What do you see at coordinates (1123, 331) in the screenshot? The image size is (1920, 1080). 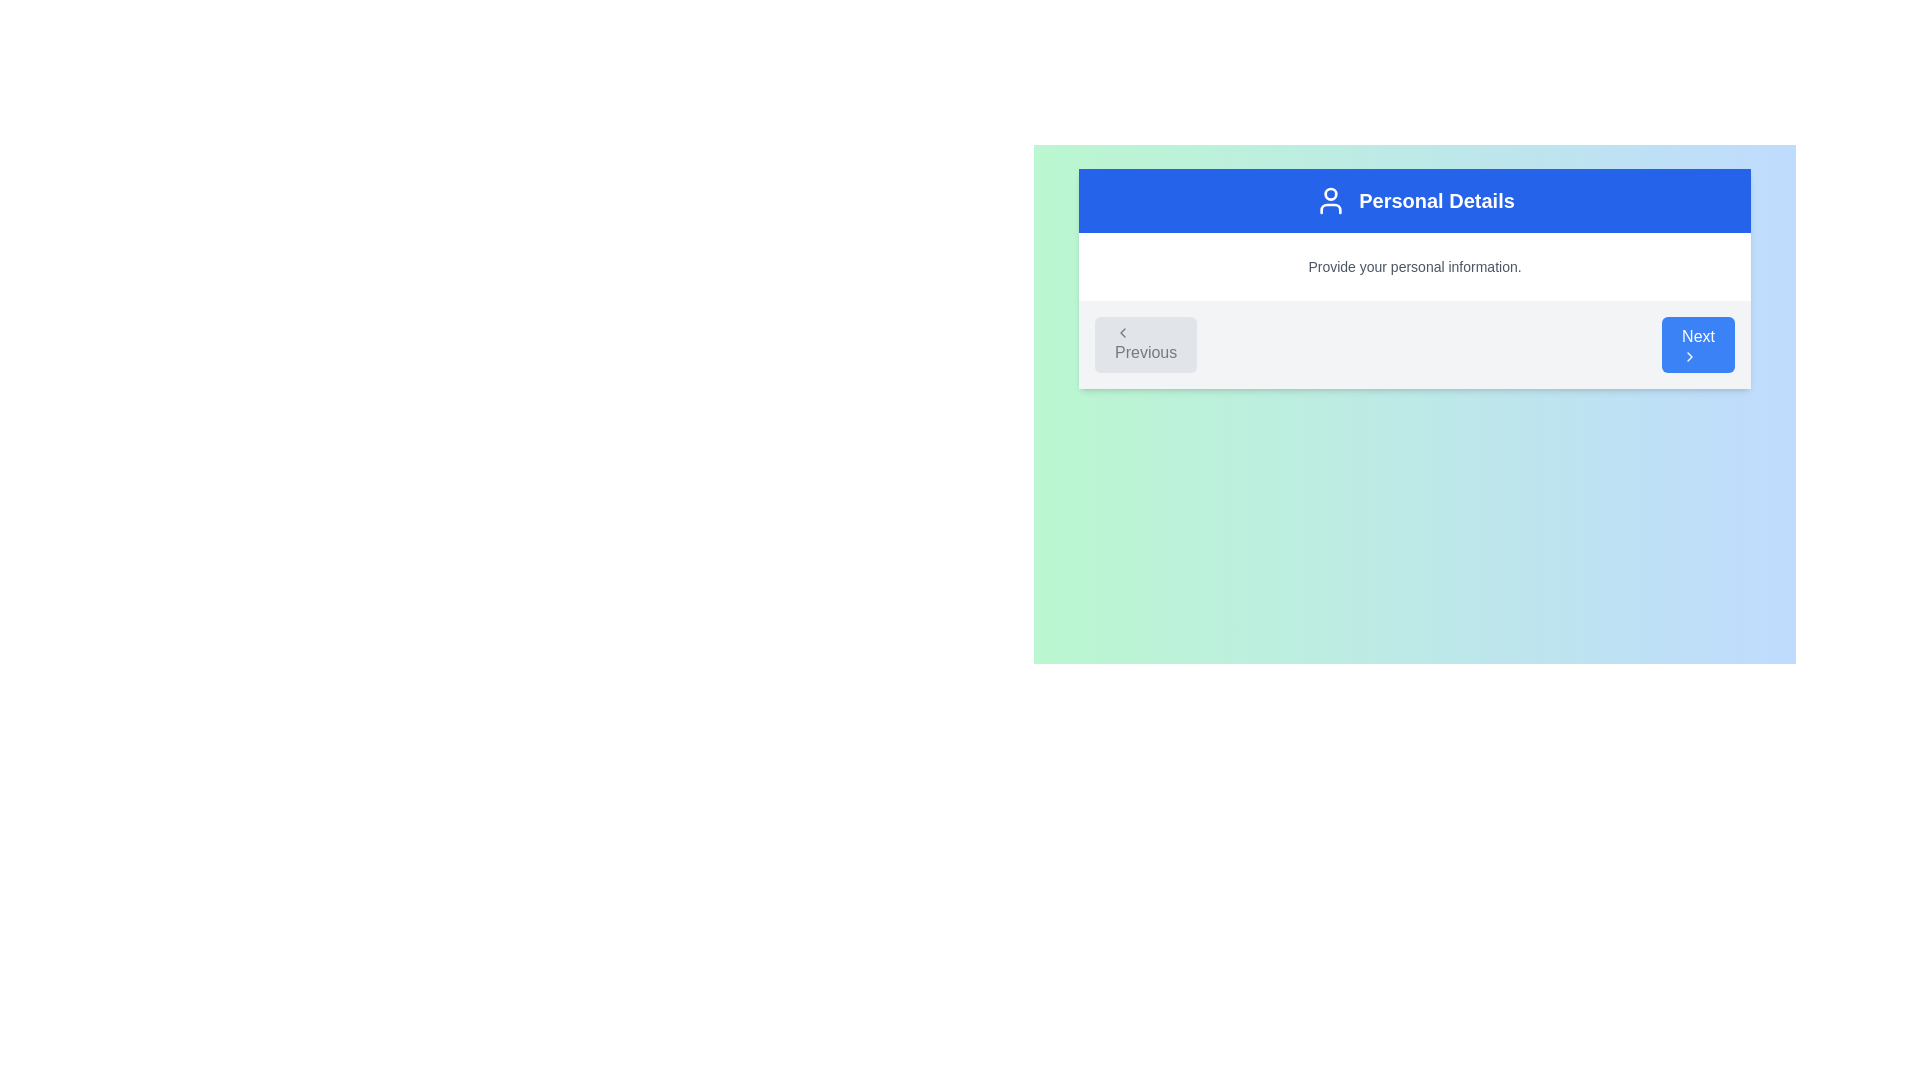 I see `the left-facing chevron arrow icon within the 'Previous' button located in the bottom-left corner of the Personal Details section` at bounding box center [1123, 331].